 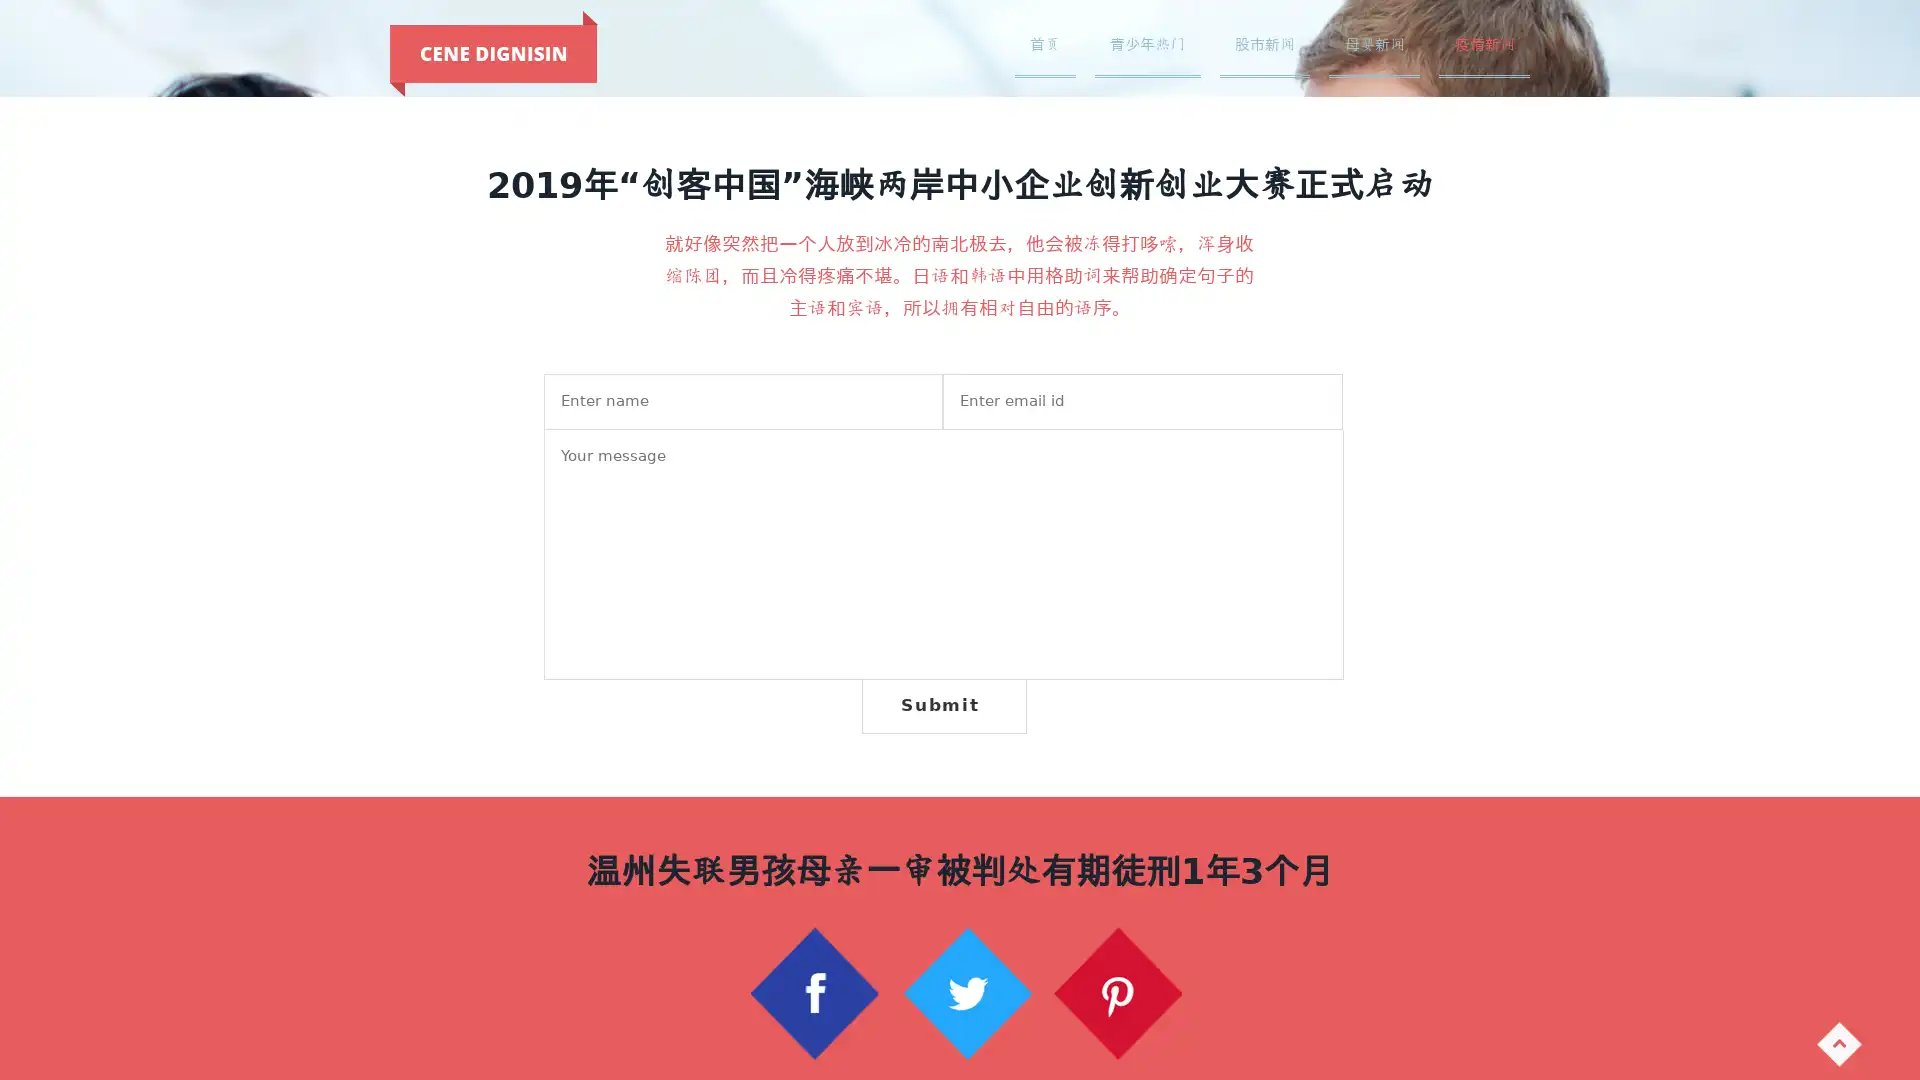 What do you see at coordinates (942, 704) in the screenshot?
I see `Submit` at bounding box center [942, 704].